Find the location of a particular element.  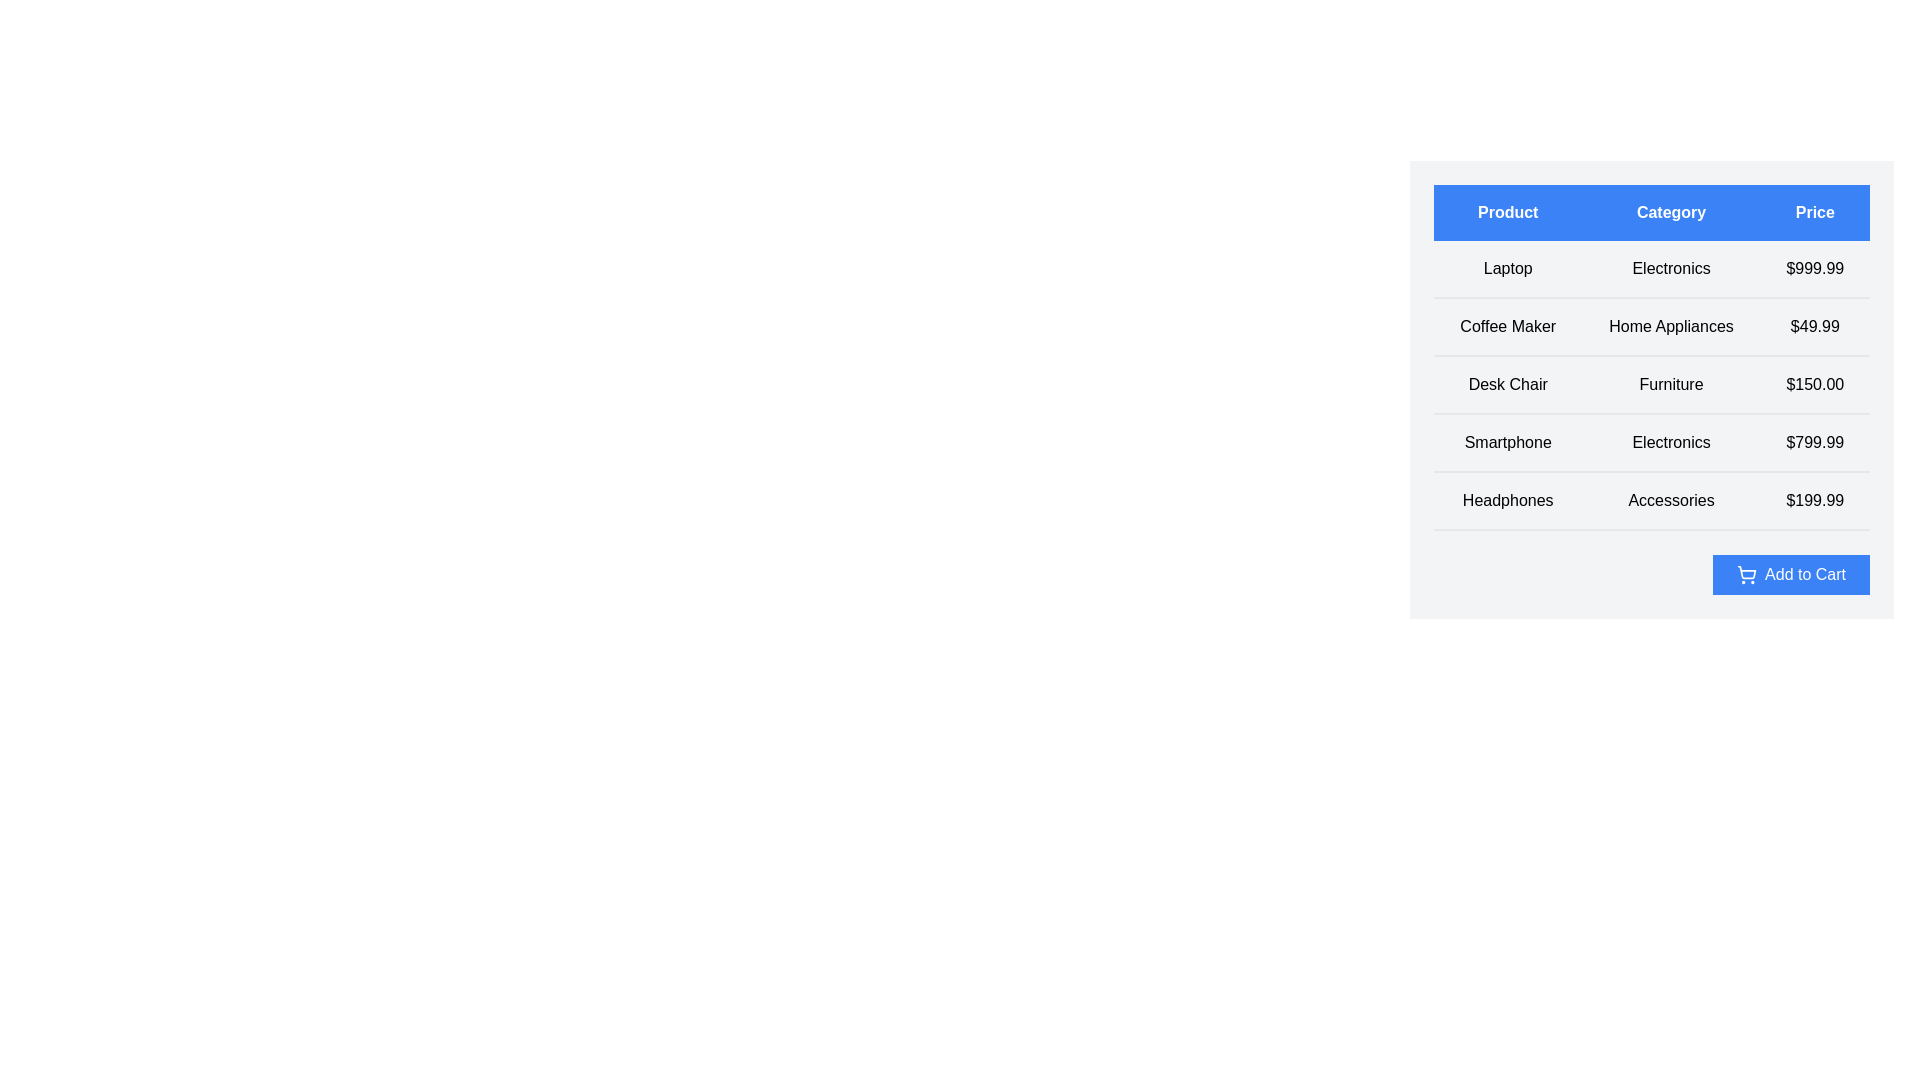

the 'Coffee Maker' label in the product listing table, which is the leftmost cell in the second row under the 'Product' heading is located at coordinates (1508, 326).